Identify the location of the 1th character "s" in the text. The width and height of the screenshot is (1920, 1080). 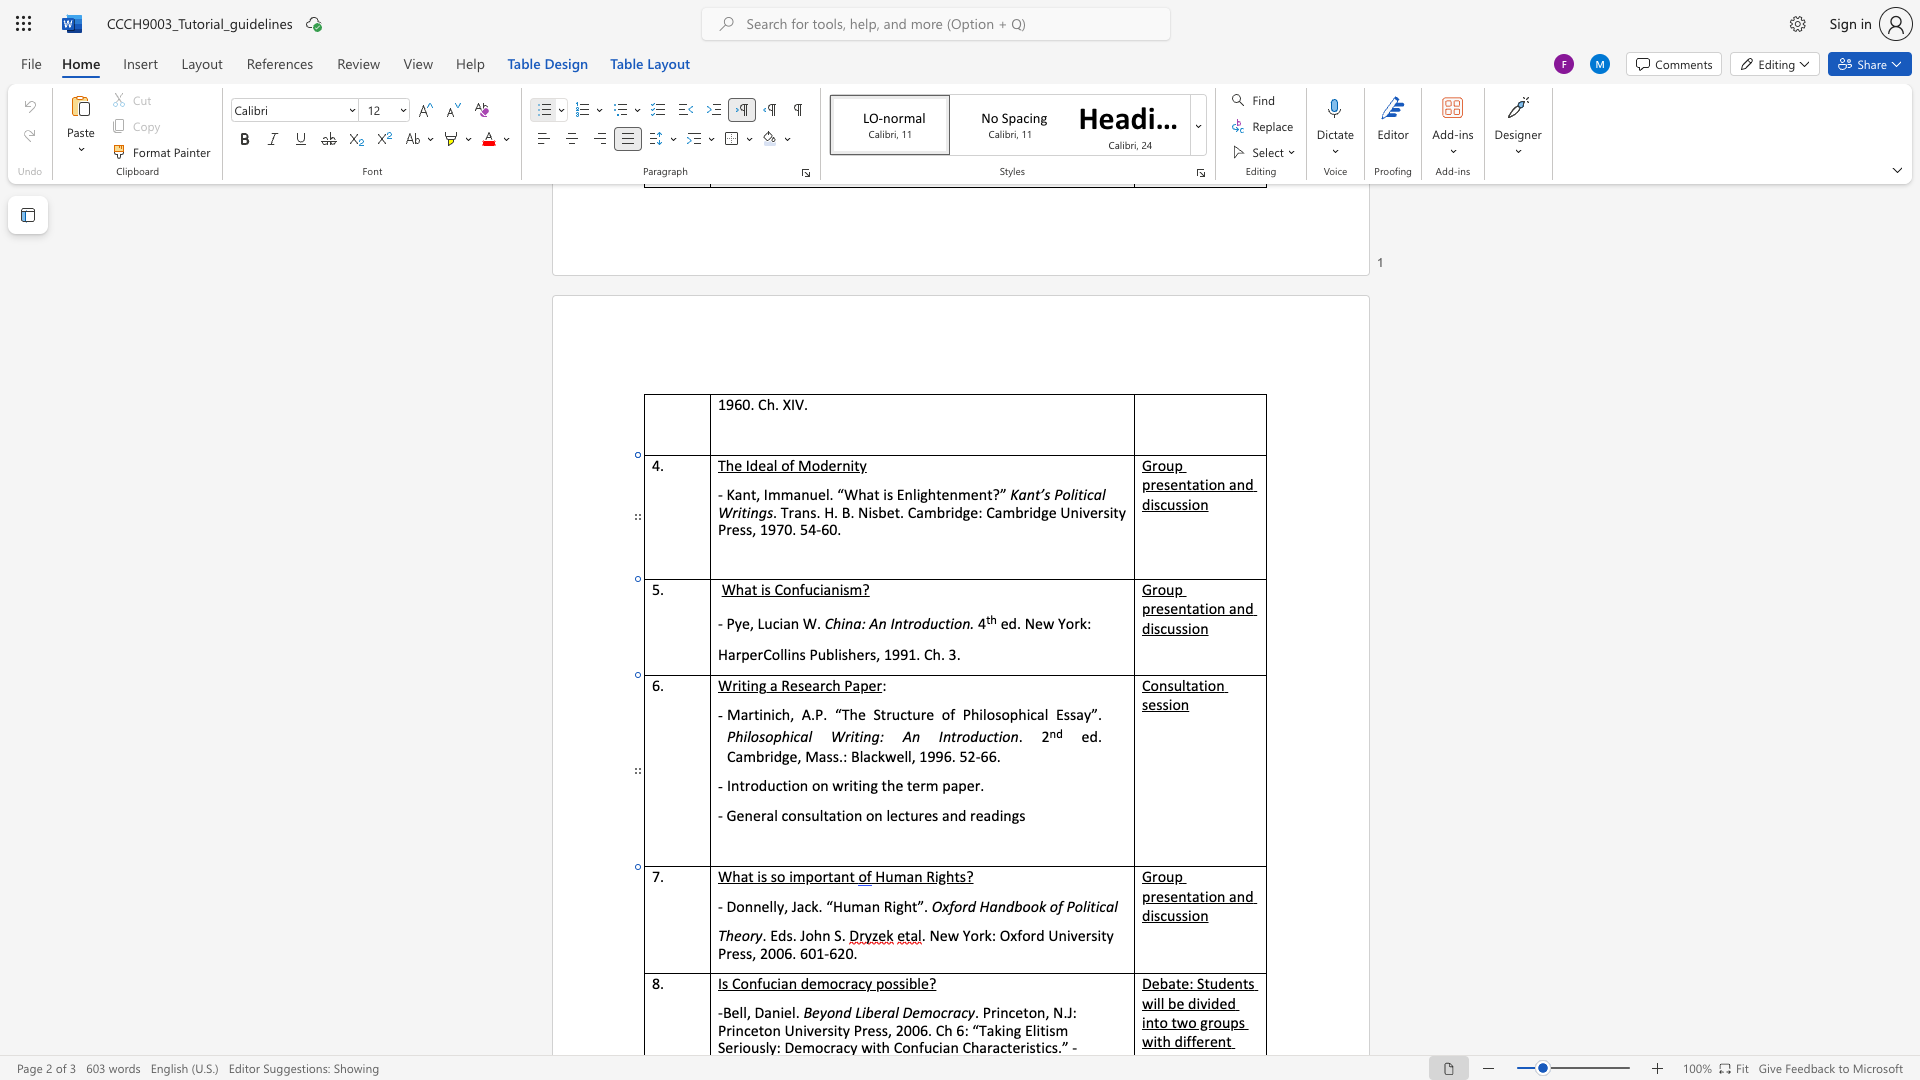
(801, 684).